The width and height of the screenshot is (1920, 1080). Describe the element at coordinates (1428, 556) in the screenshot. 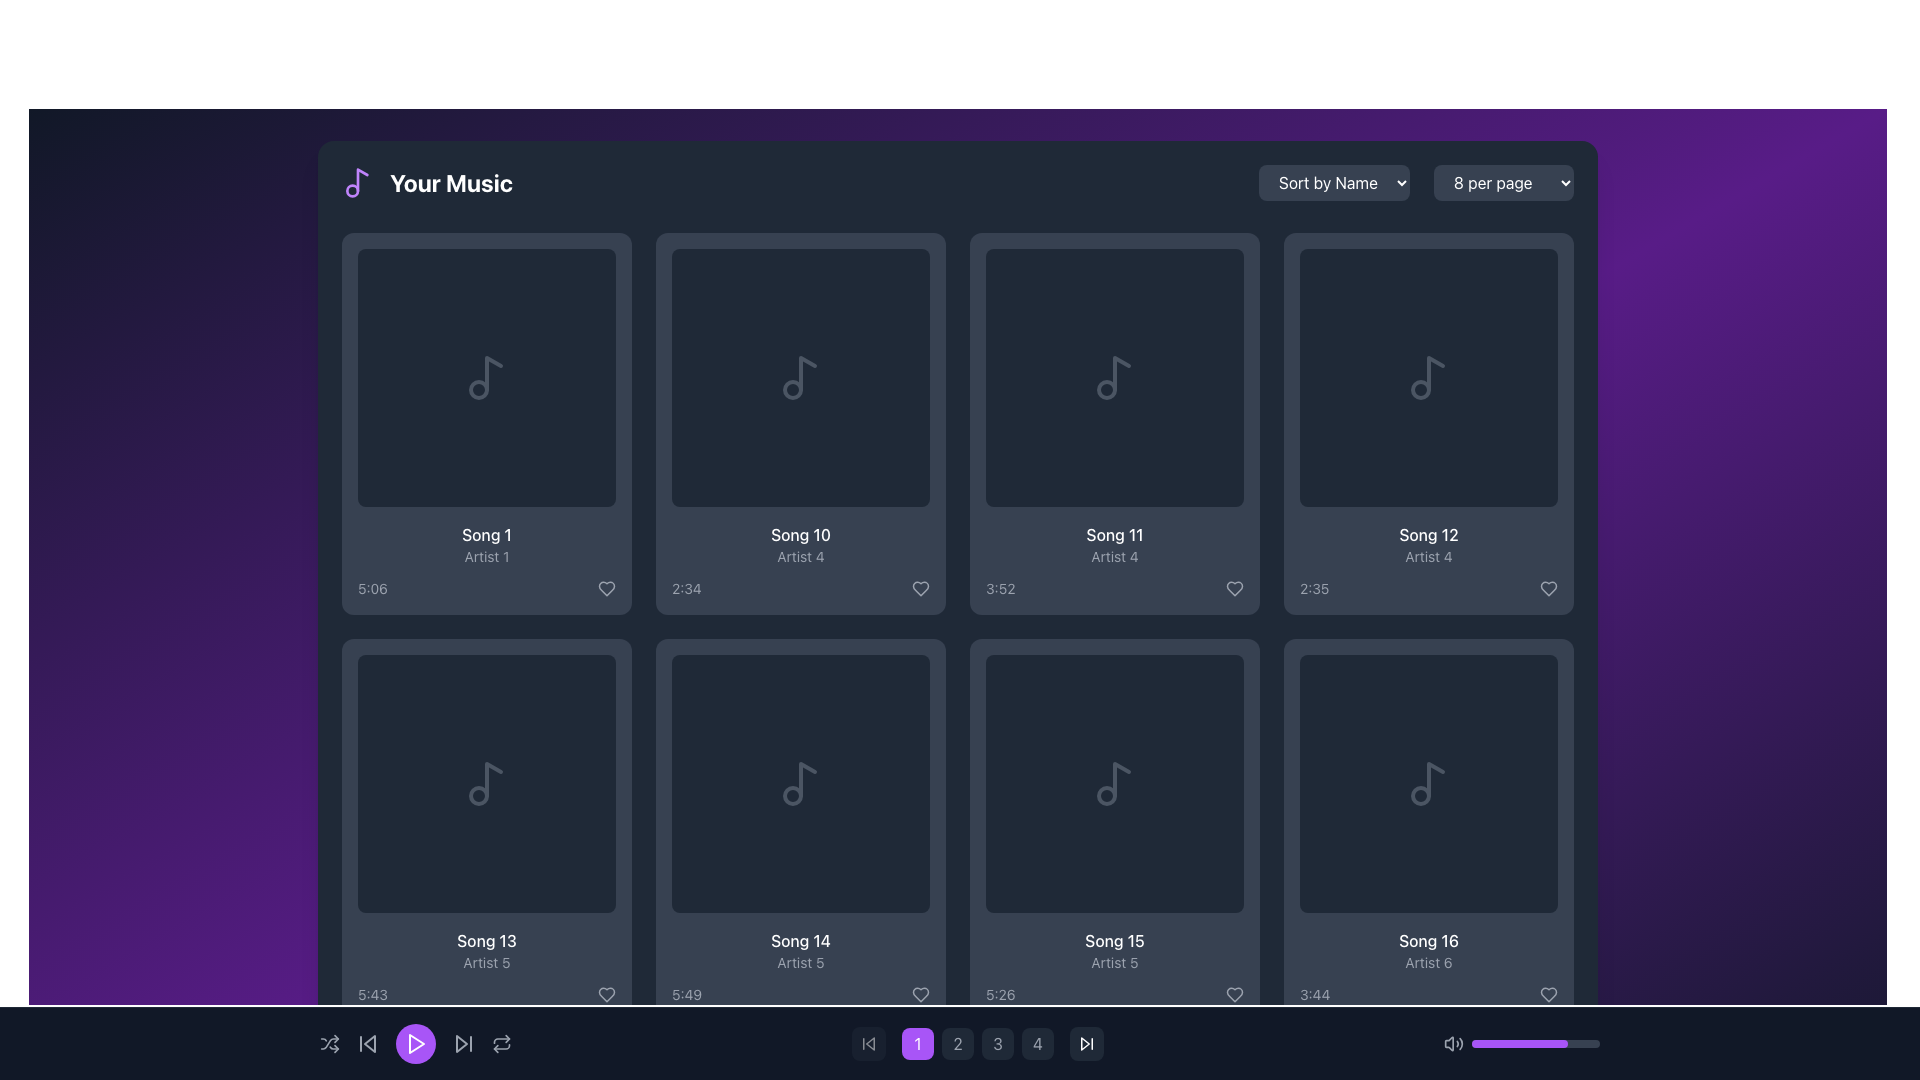

I see `the text label displaying 'Artist 4' located within the song card` at that location.